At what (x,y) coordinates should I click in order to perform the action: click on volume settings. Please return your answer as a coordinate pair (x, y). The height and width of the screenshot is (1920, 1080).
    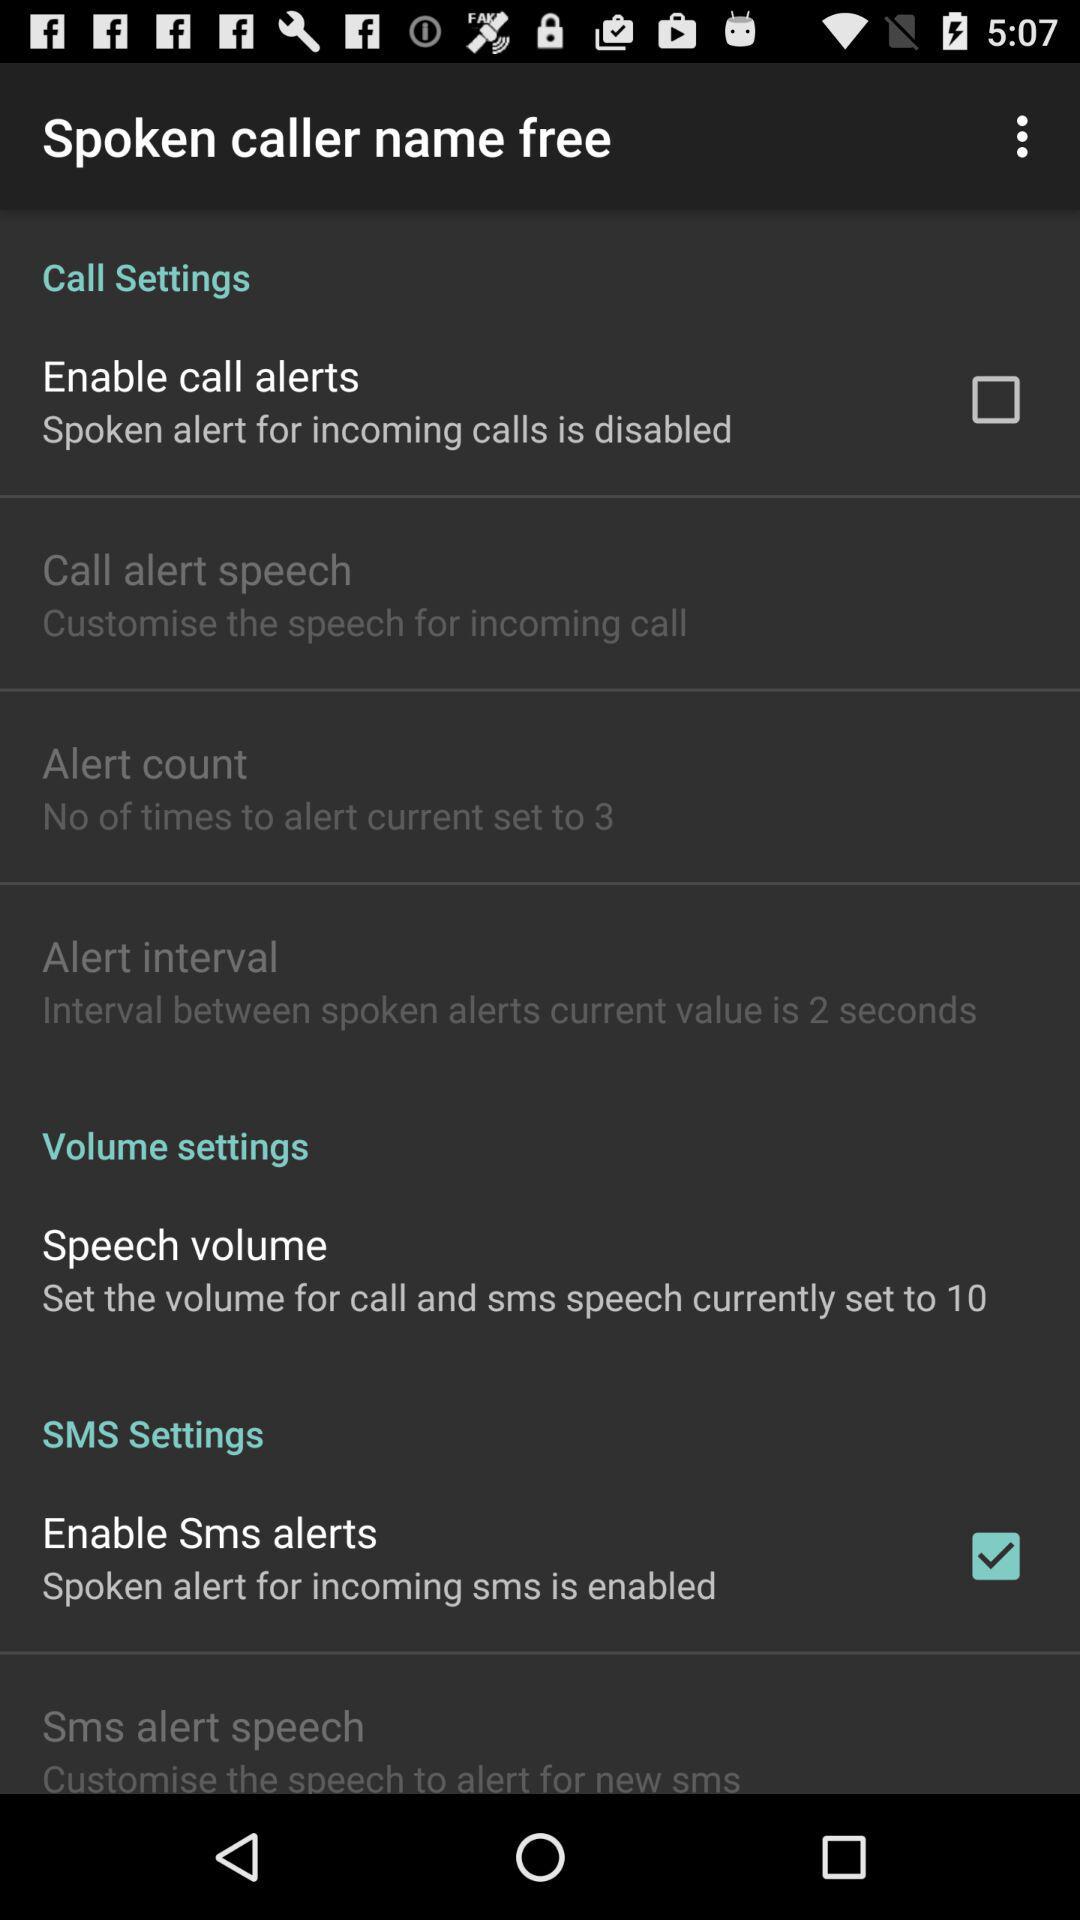
    Looking at the image, I should click on (540, 1124).